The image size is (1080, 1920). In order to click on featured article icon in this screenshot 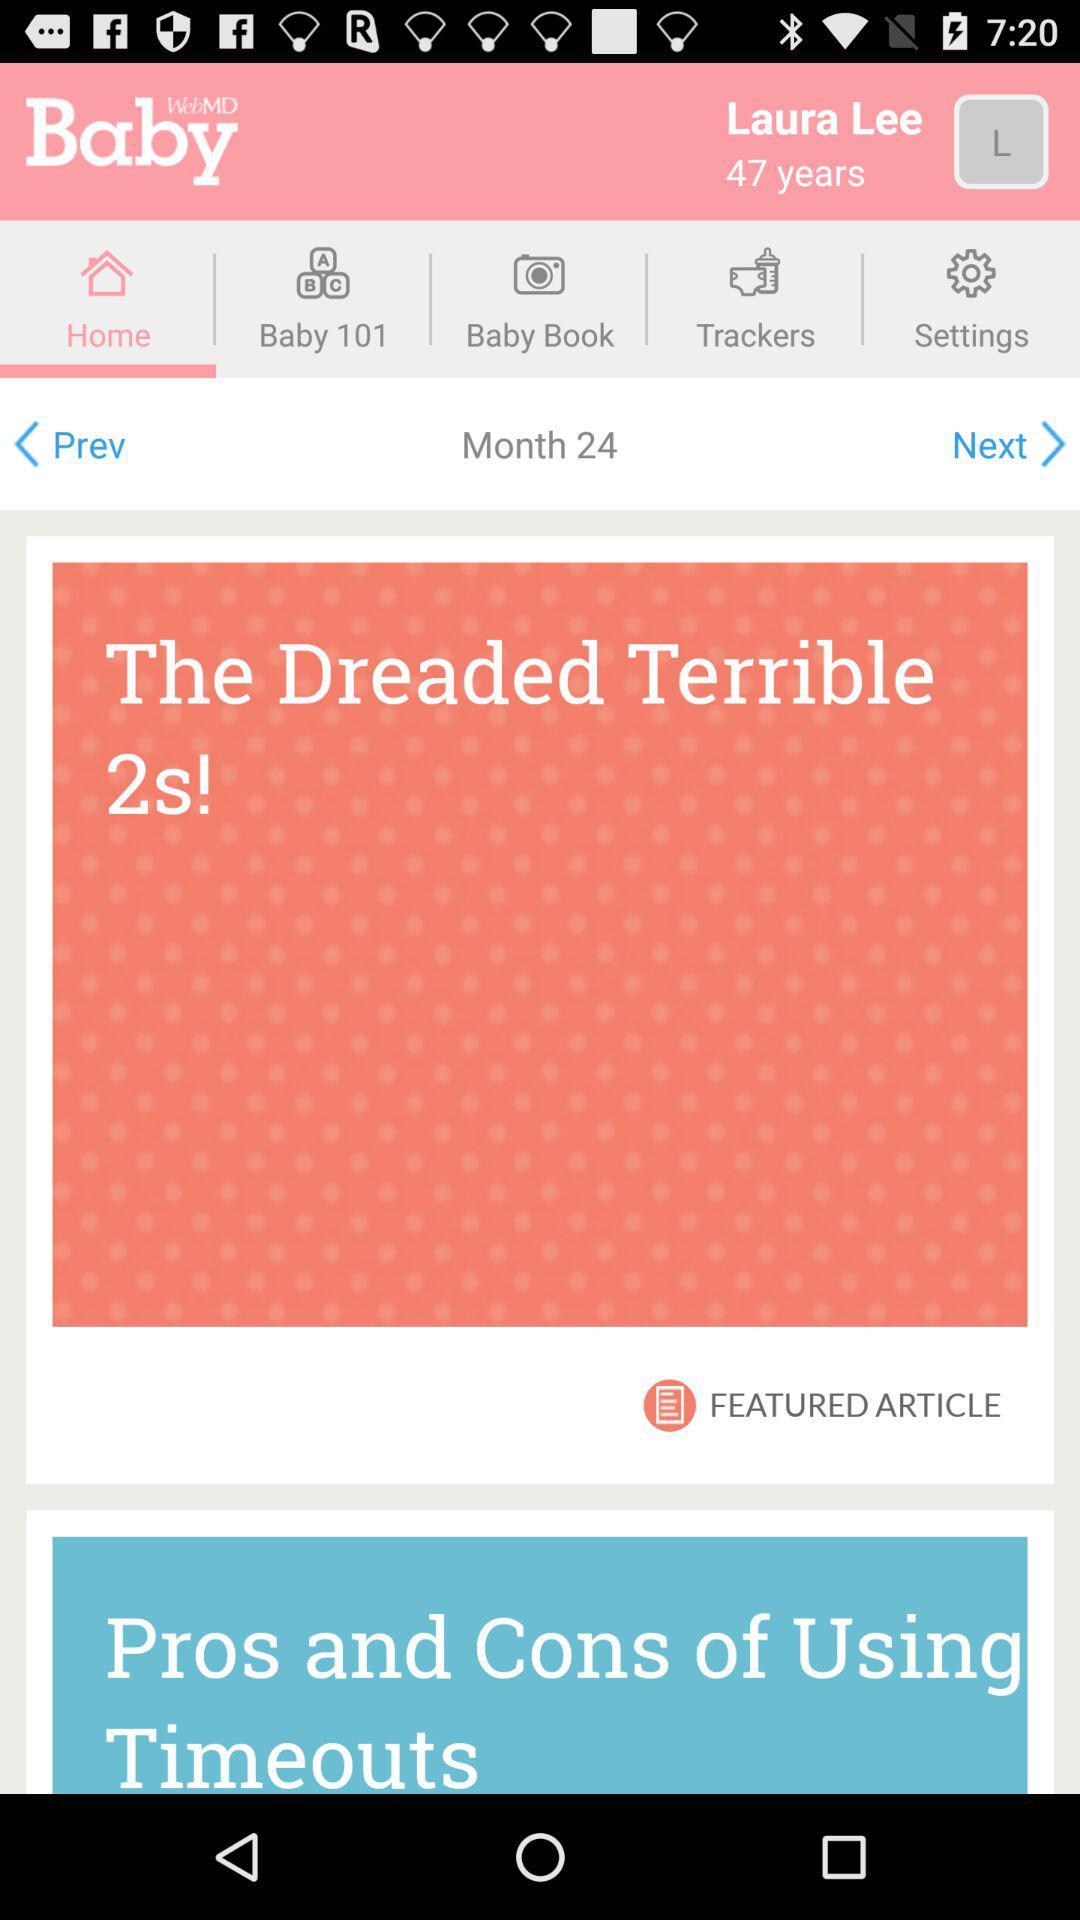, I will do `click(855, 1404)`.